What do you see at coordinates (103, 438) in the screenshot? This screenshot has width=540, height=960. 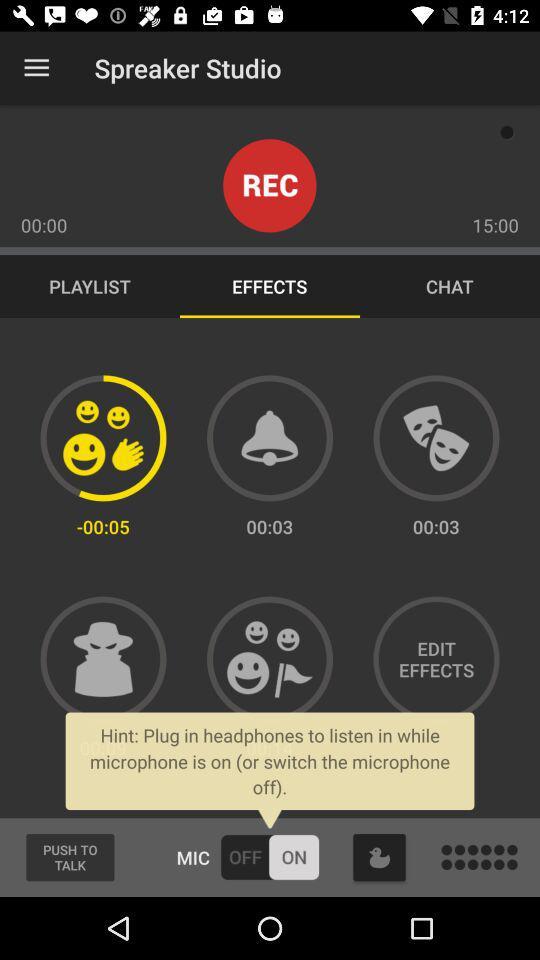 I see `applause` at bounding box center [103, 438].